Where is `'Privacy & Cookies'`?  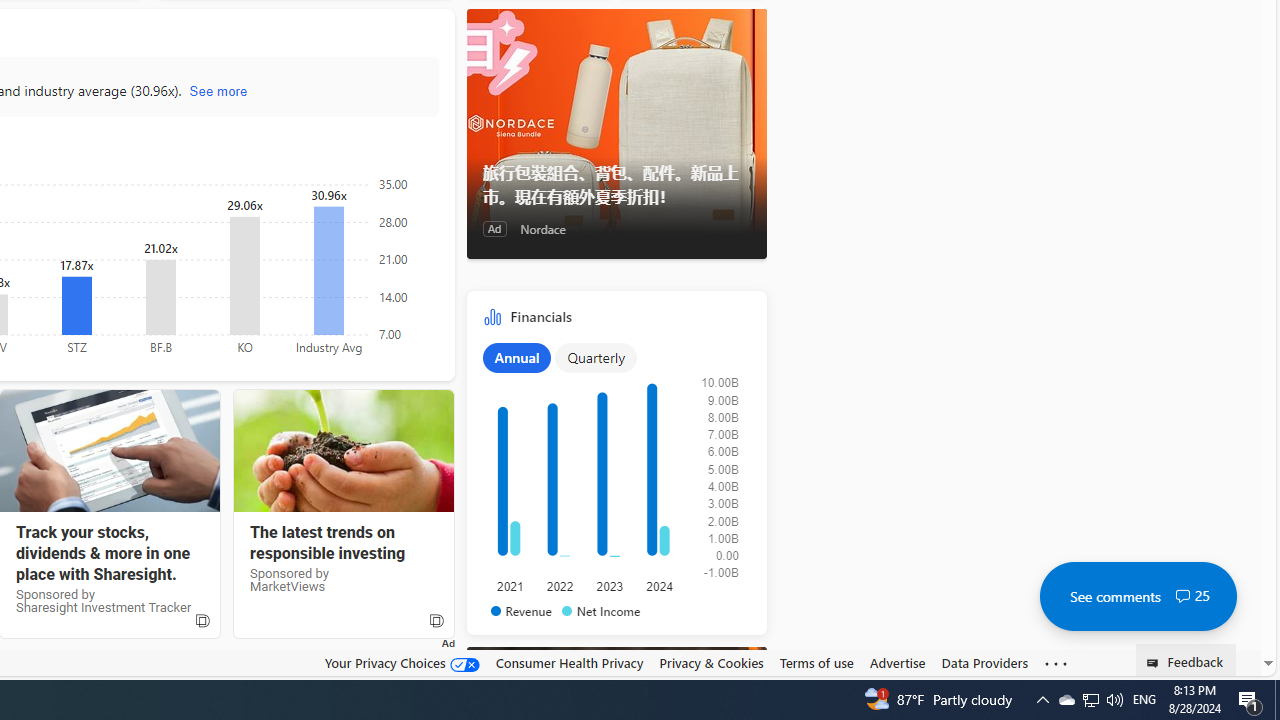
'Privacy & Cookies' is located at coordinates (711, 663).